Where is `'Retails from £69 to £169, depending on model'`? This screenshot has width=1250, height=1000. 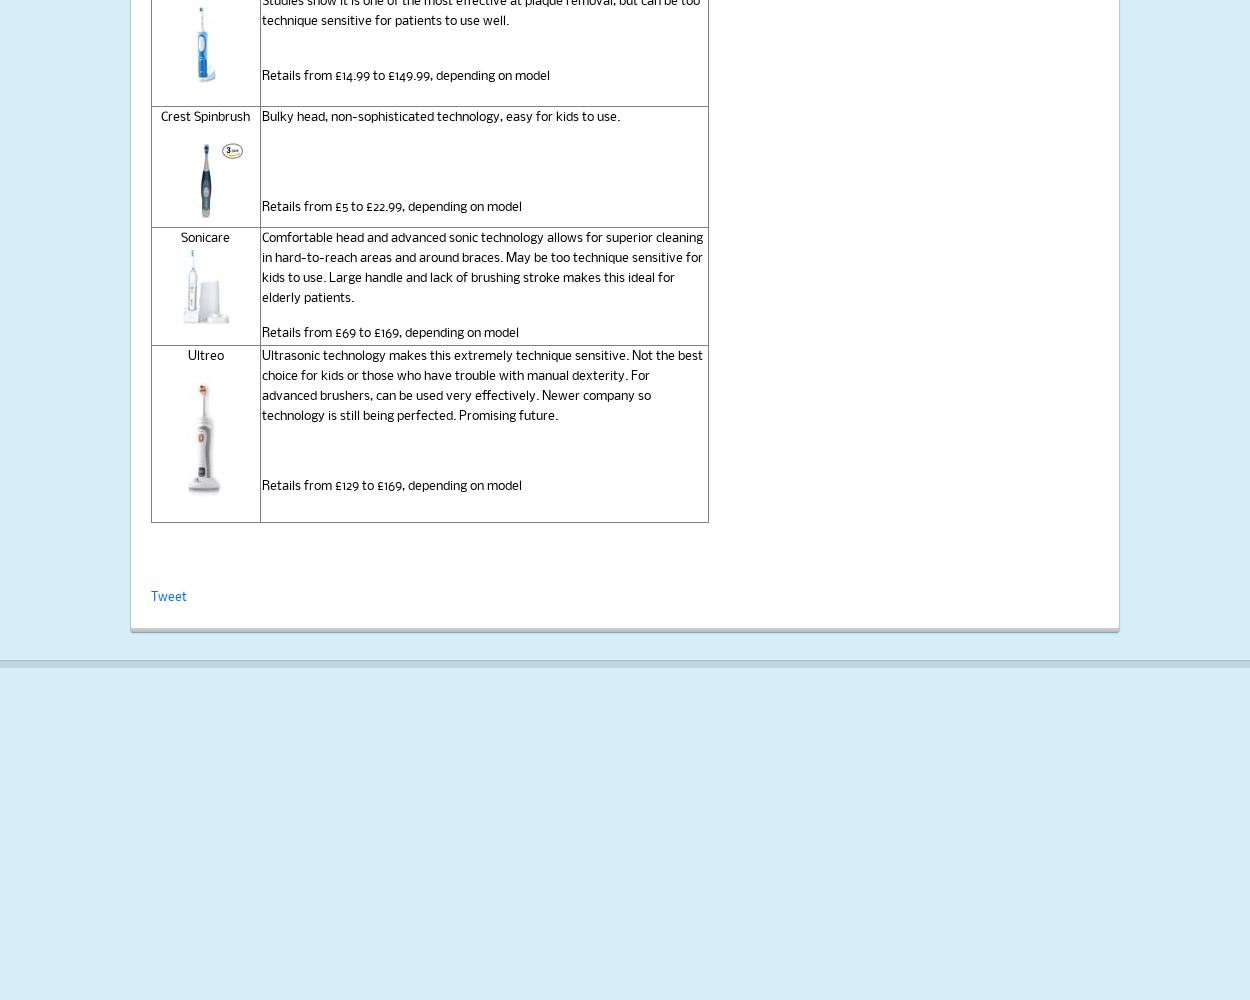 'Retails from £69 to £169, depending on model' is located at coordinates (261, 332).